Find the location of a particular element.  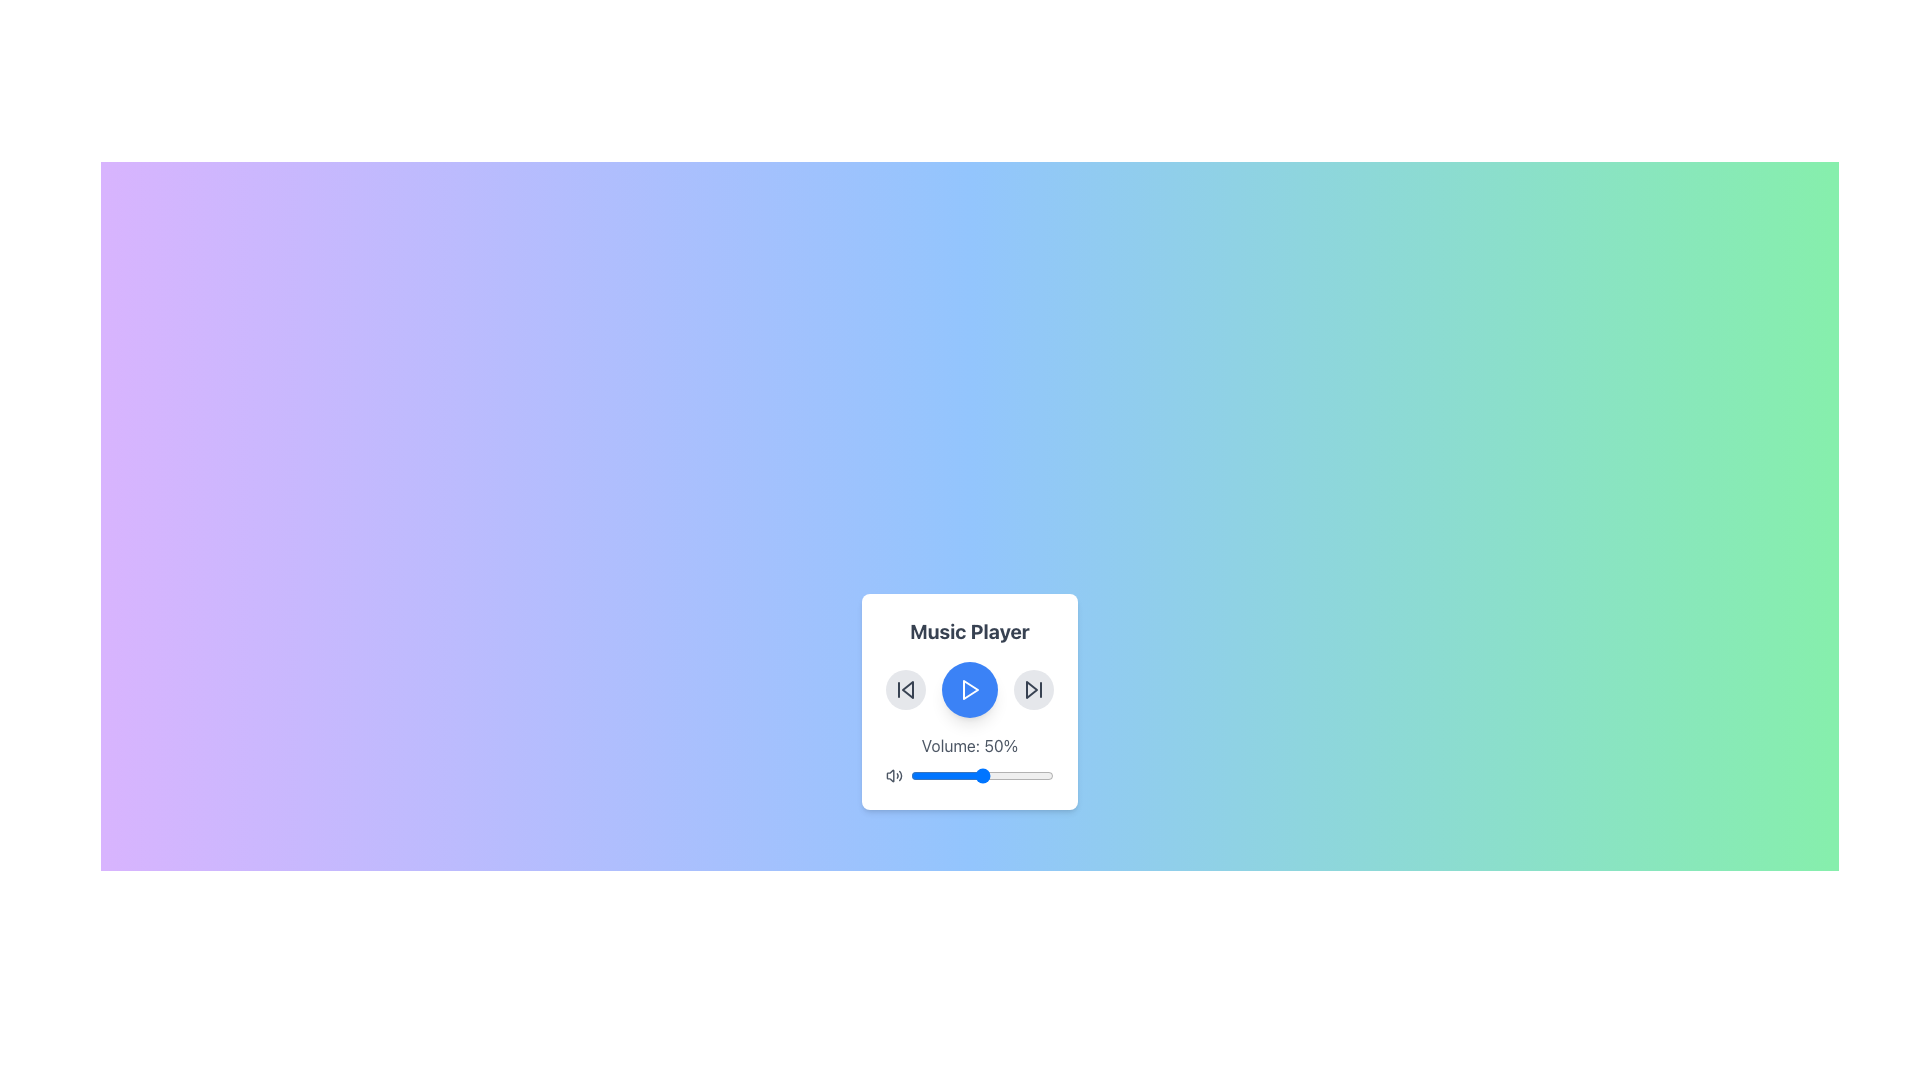

the slider is located at coordinates (1036, 774).